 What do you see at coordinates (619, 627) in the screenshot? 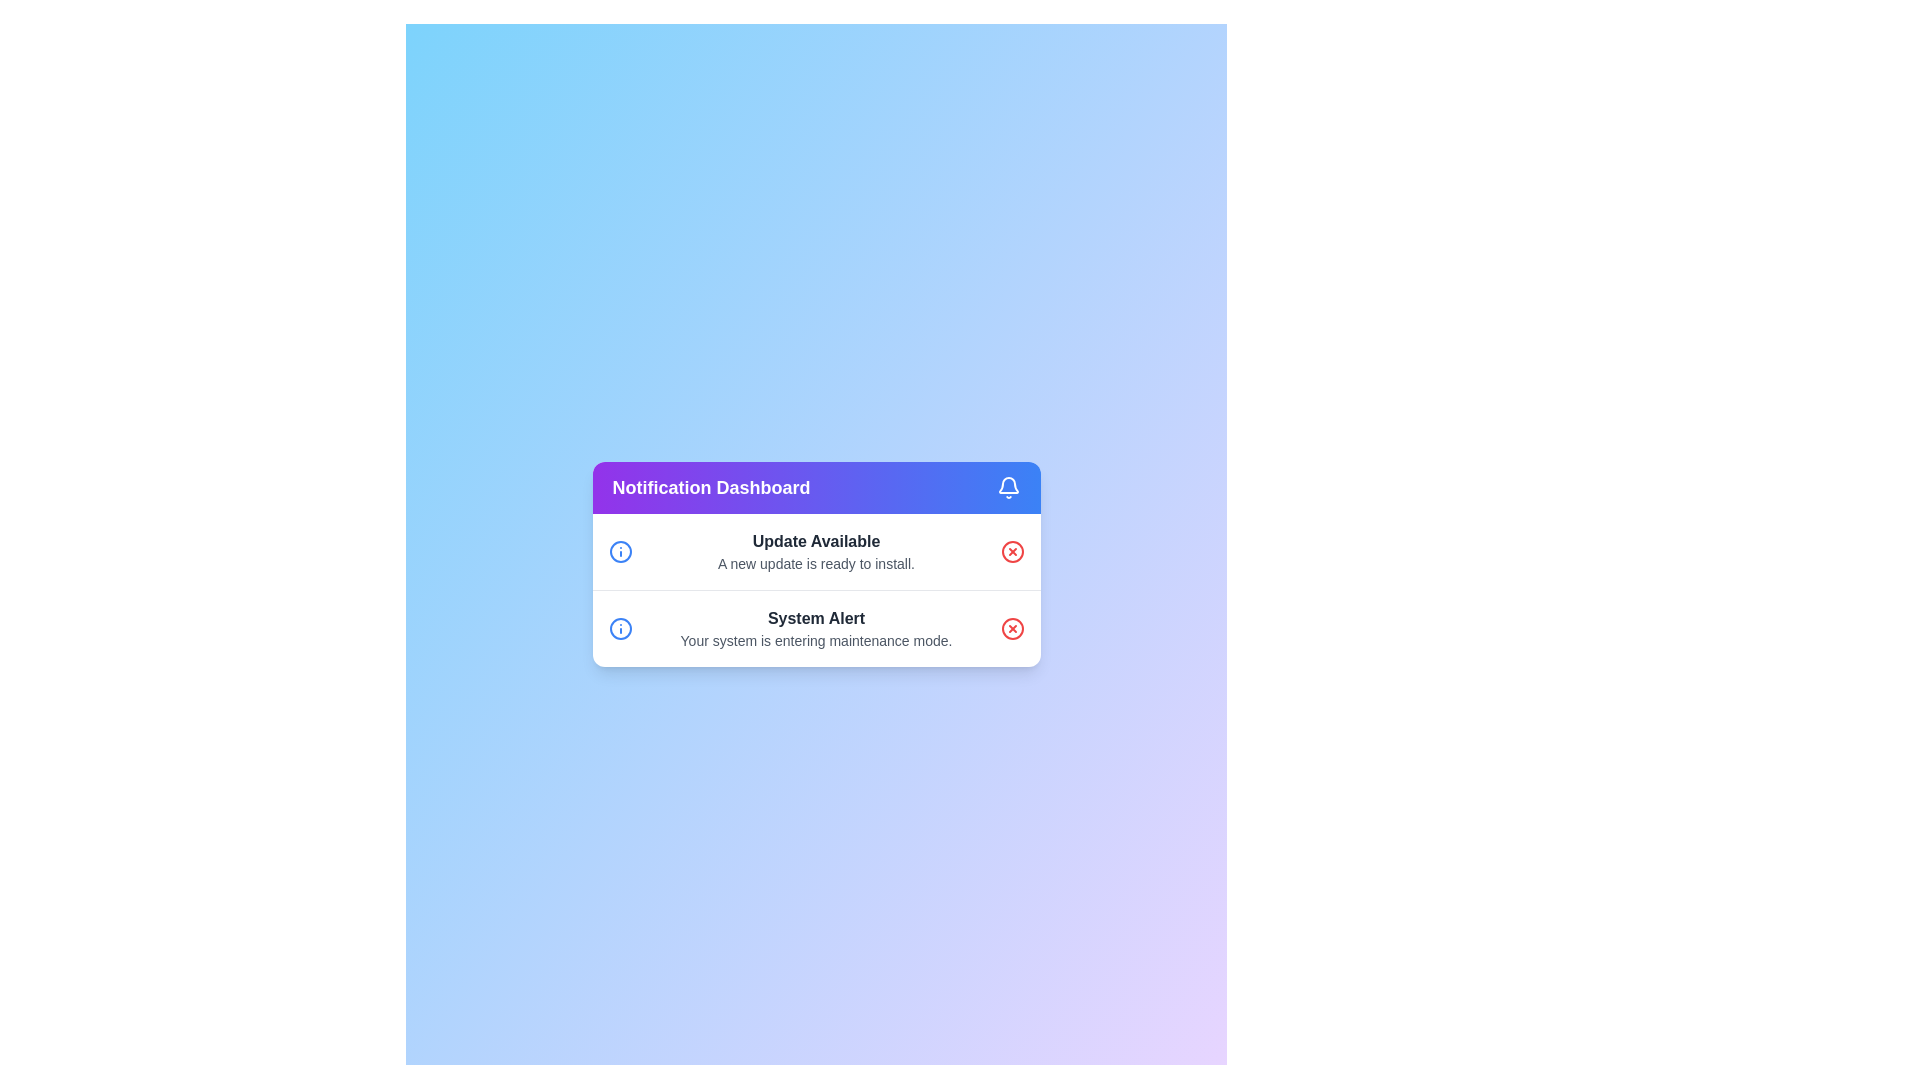
I see `the alert icon located in the bottom notification section that indicates 'System Alert: Your system is entering maintenance mode.'` at bounding box center [619, 627].